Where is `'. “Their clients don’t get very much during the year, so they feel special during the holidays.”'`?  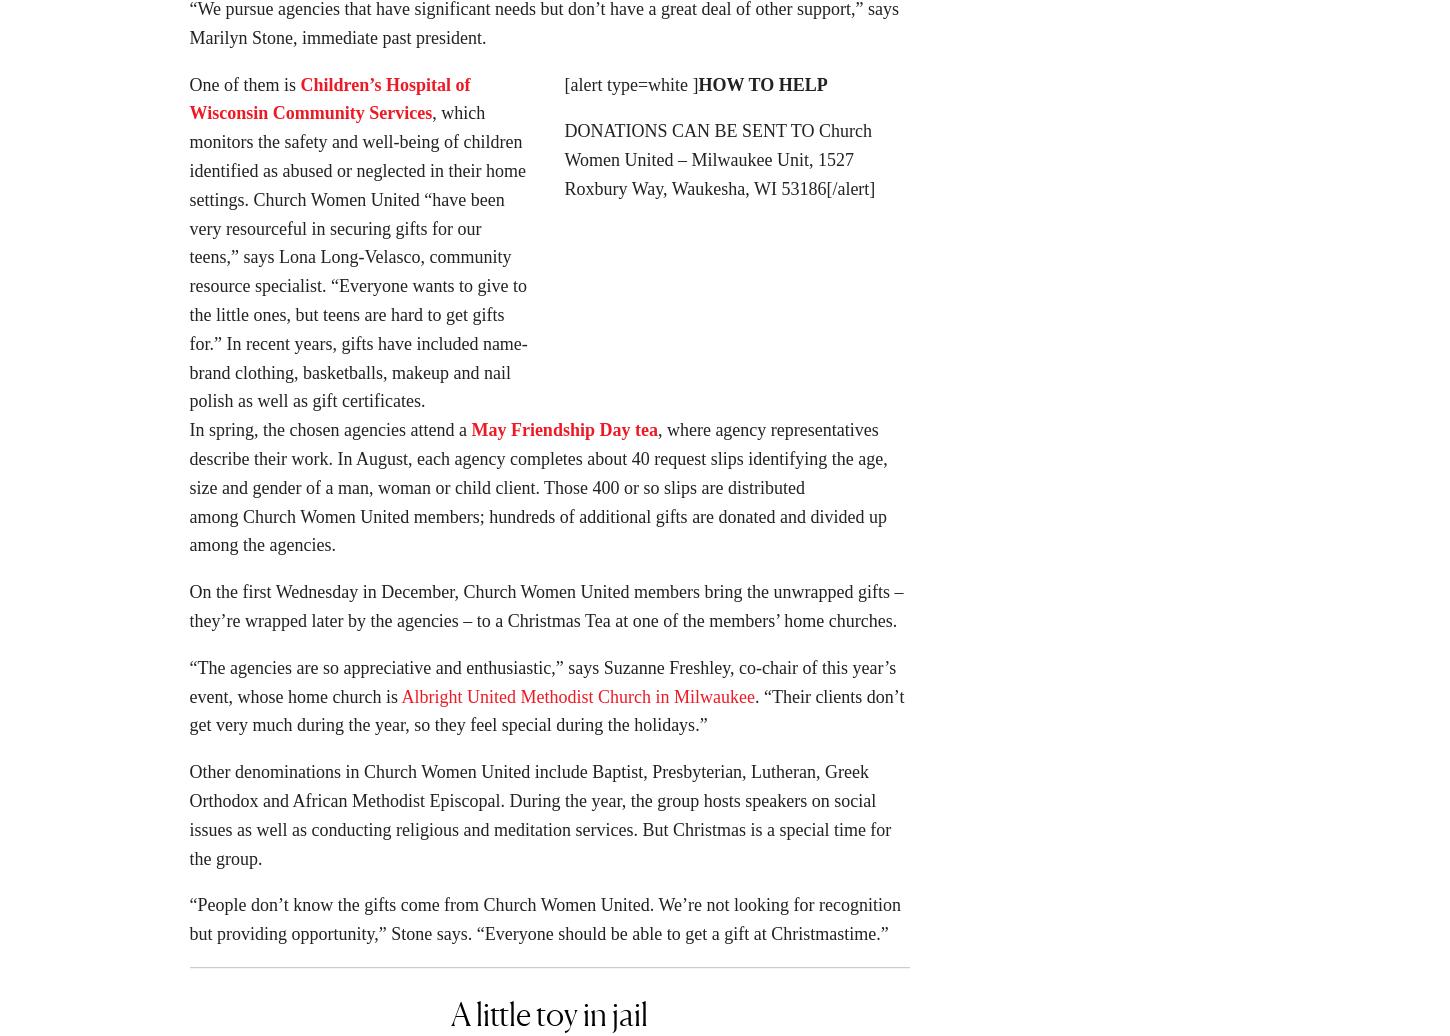
'. “Their clients don’t get very much during the year, so they feel special during the holidays.”' is located at coordinates (546, 717).